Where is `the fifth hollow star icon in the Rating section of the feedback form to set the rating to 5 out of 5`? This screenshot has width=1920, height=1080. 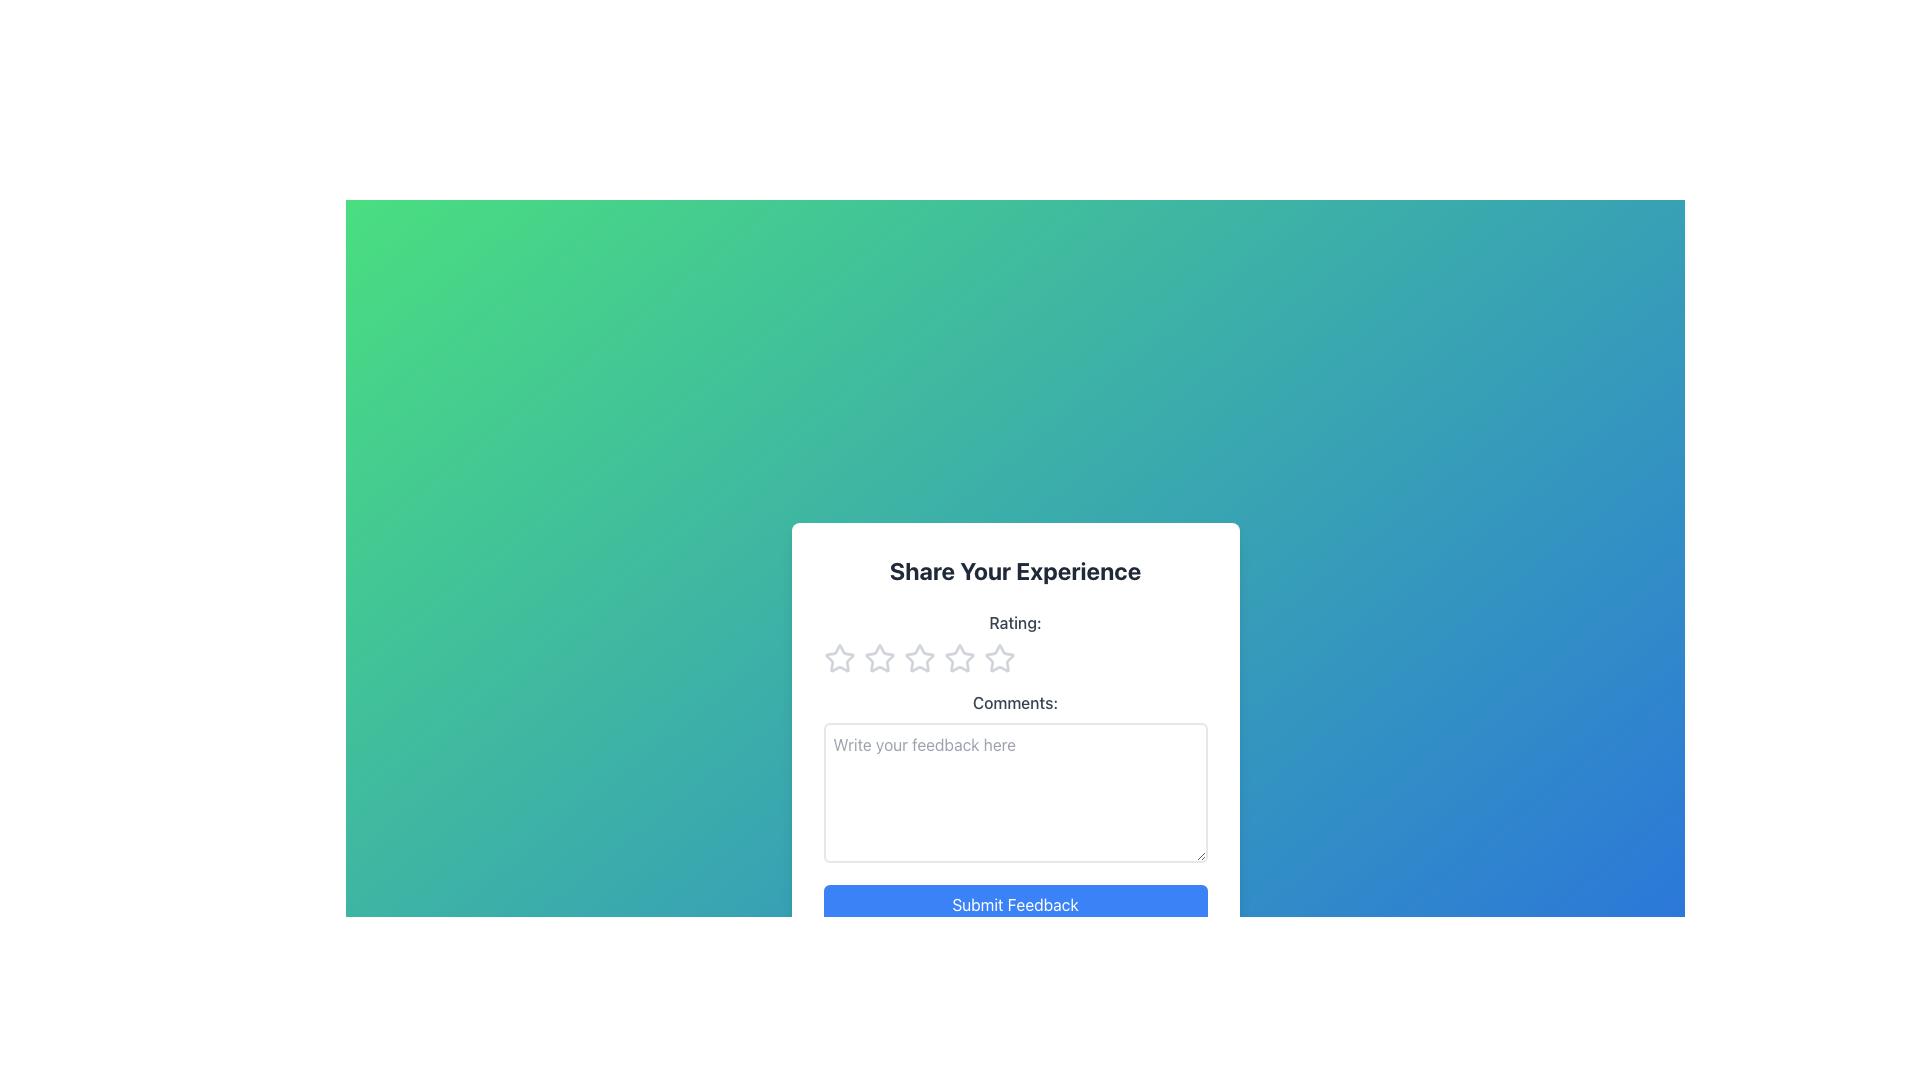
the fifth hollow star icon in the Rating section of the feedback form to set the rating to 5 out of 5 is located at coordinates (999, 659).